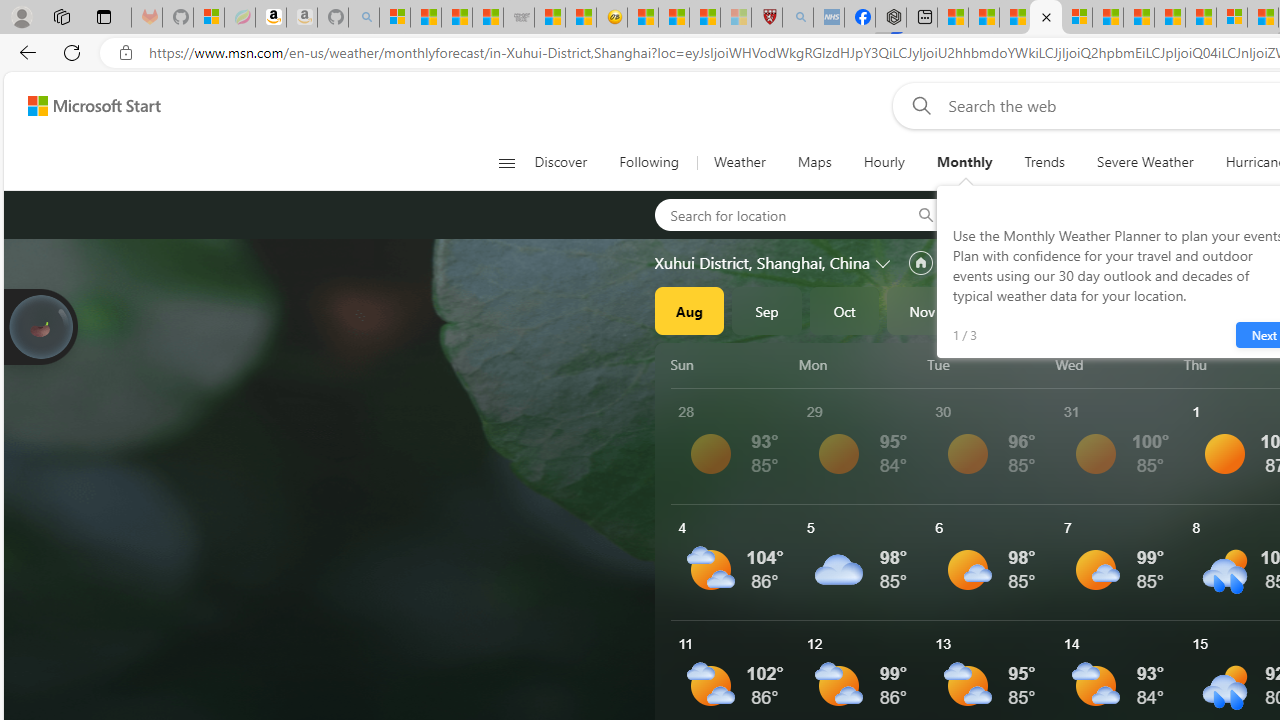 This screenshot has width=1280, height=720. I want to click on 'Change location', so click(884, 261).